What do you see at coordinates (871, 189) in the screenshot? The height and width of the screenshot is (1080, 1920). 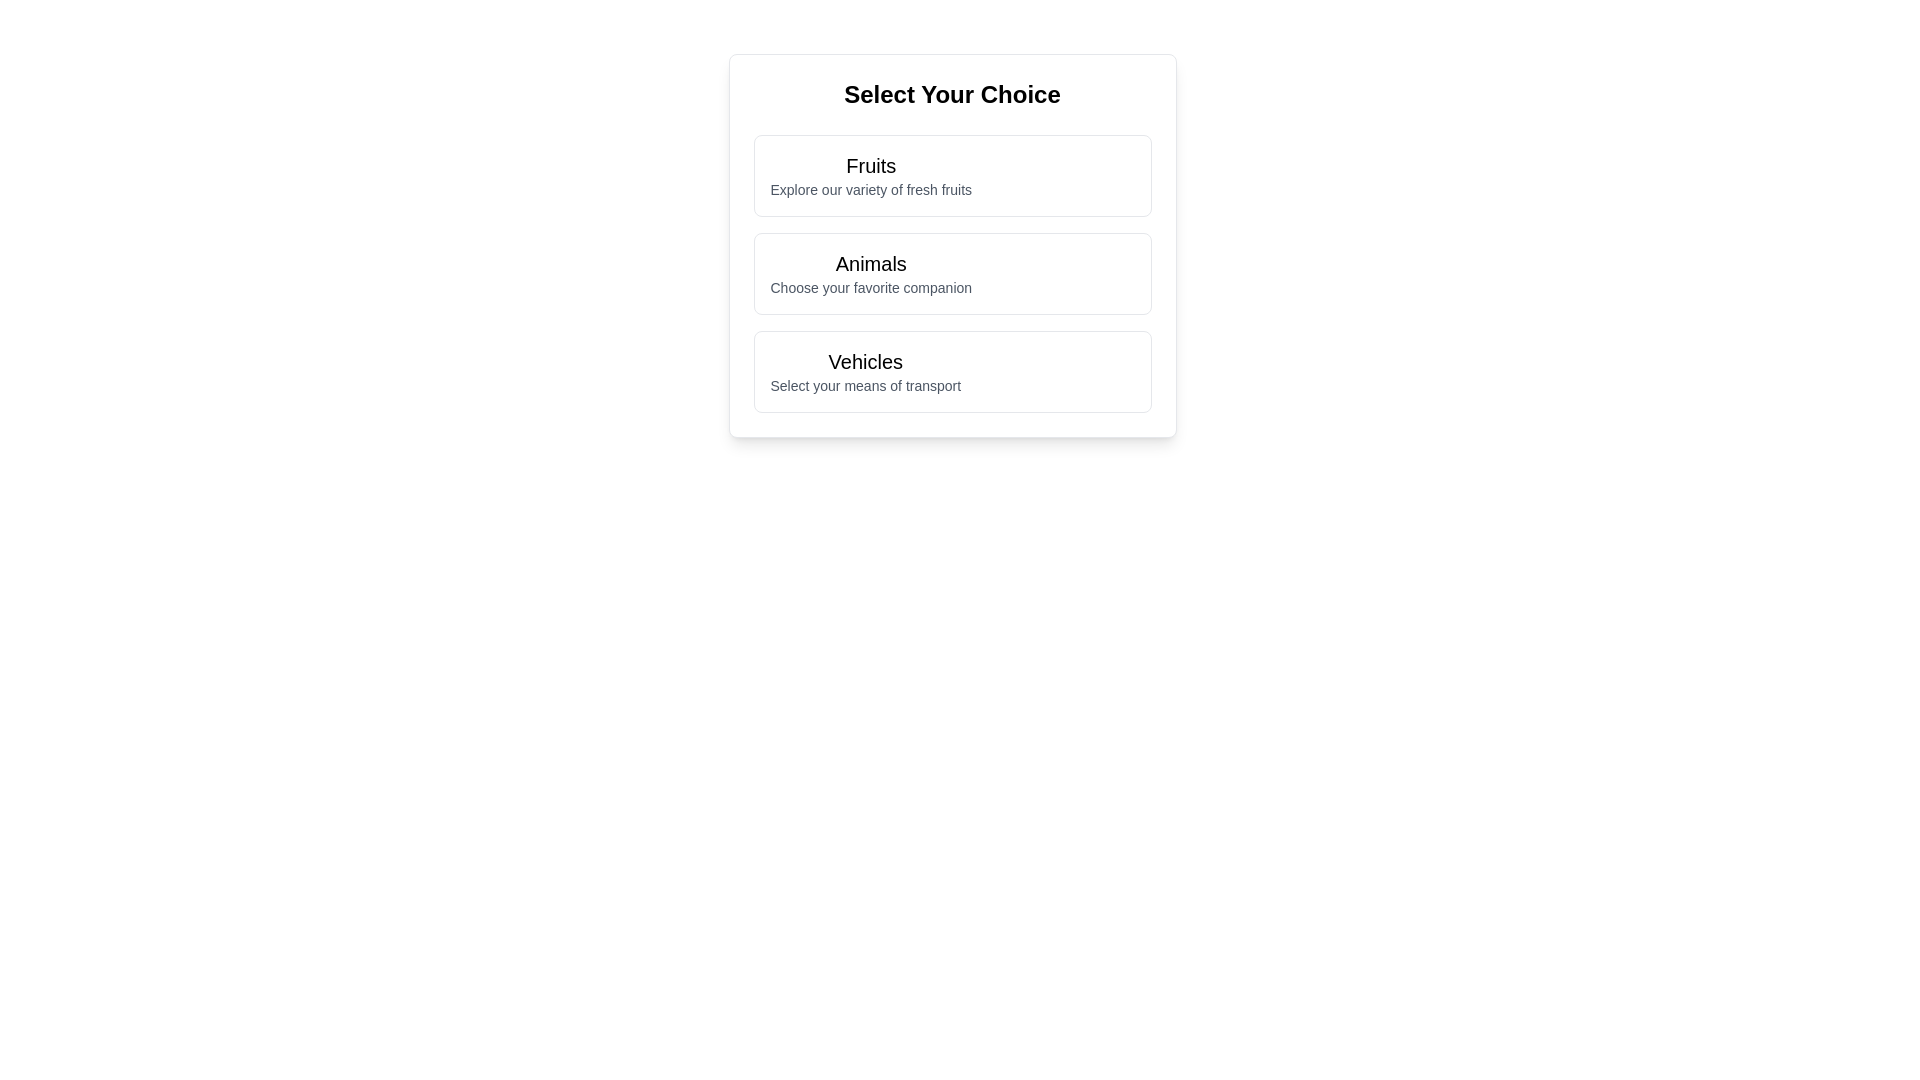 I see `the static text label displaying 'Explore our variety of fresh fruits', which is positioned beneath the title 'Fruits' in a selection section` at bounding box center [871, 189].